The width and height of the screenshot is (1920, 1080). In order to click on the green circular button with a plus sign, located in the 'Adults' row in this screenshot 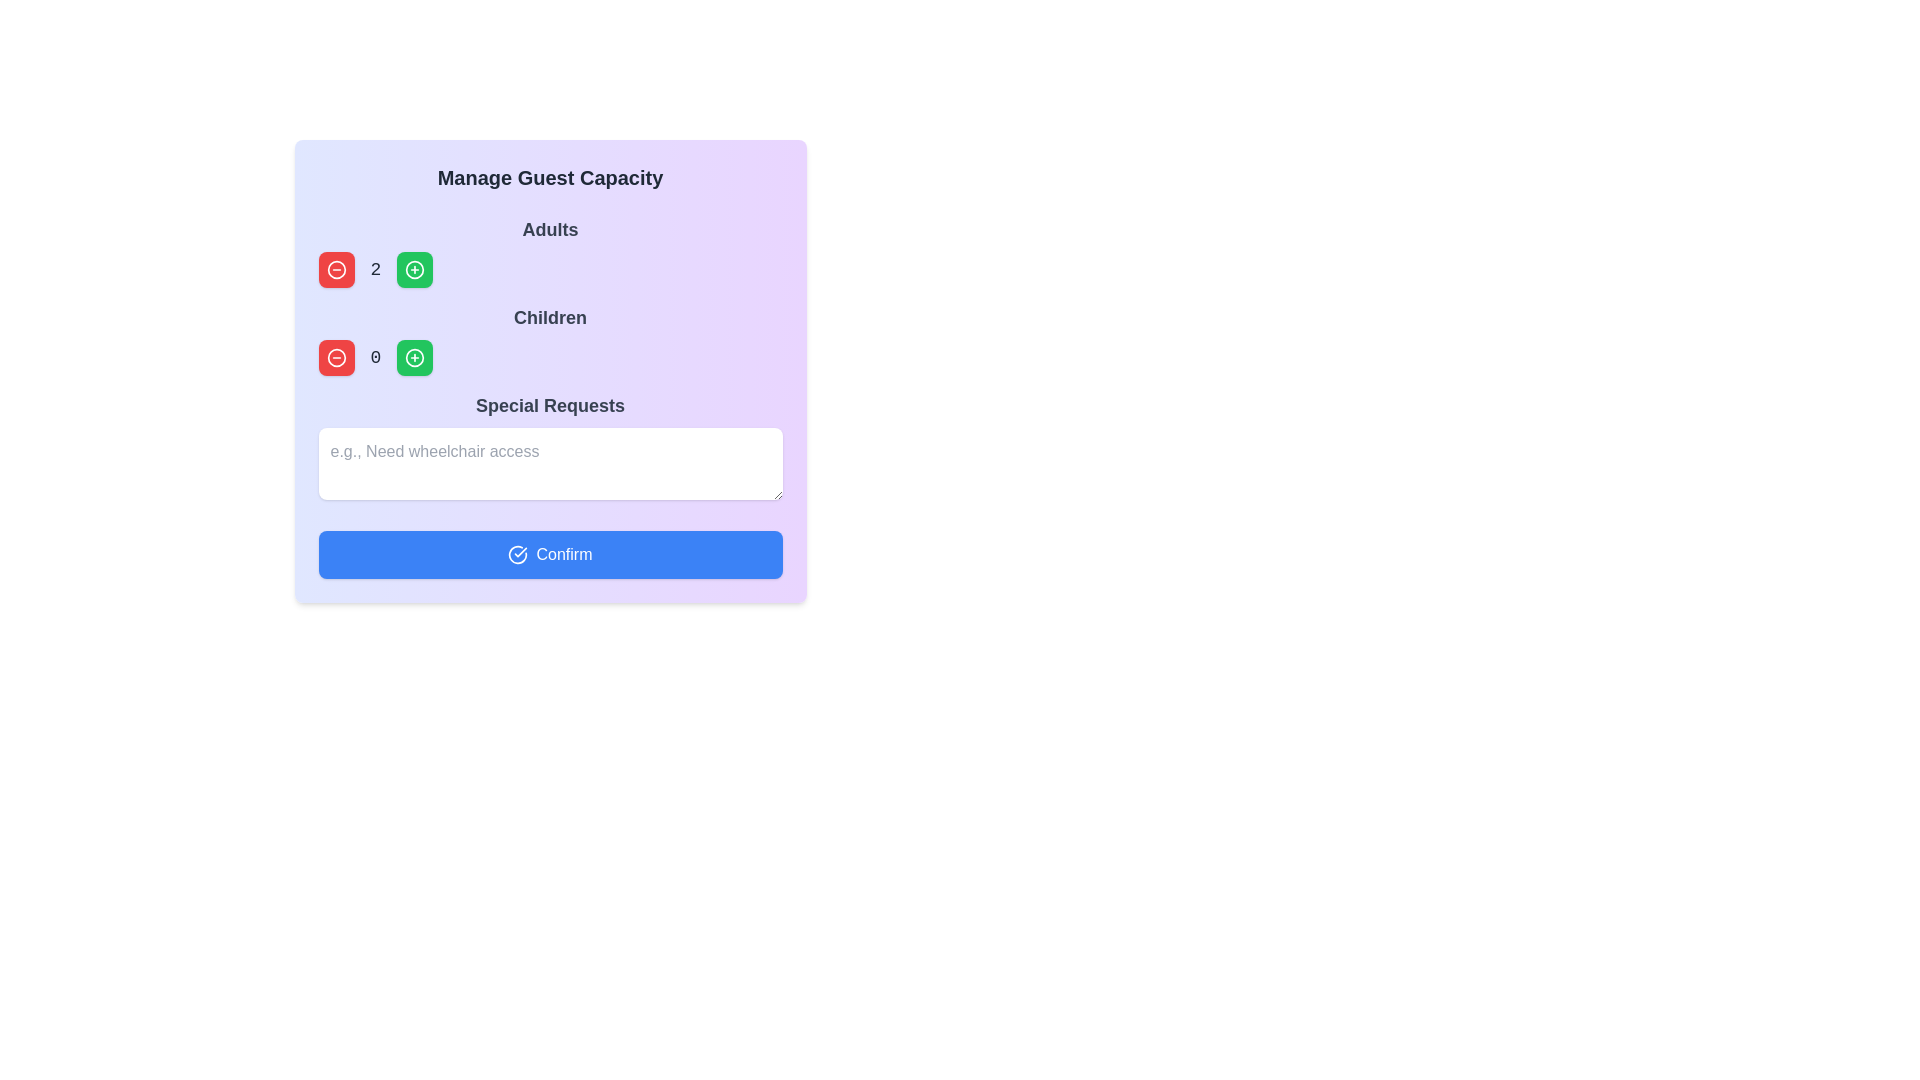, I will do `click(414, 270)`.